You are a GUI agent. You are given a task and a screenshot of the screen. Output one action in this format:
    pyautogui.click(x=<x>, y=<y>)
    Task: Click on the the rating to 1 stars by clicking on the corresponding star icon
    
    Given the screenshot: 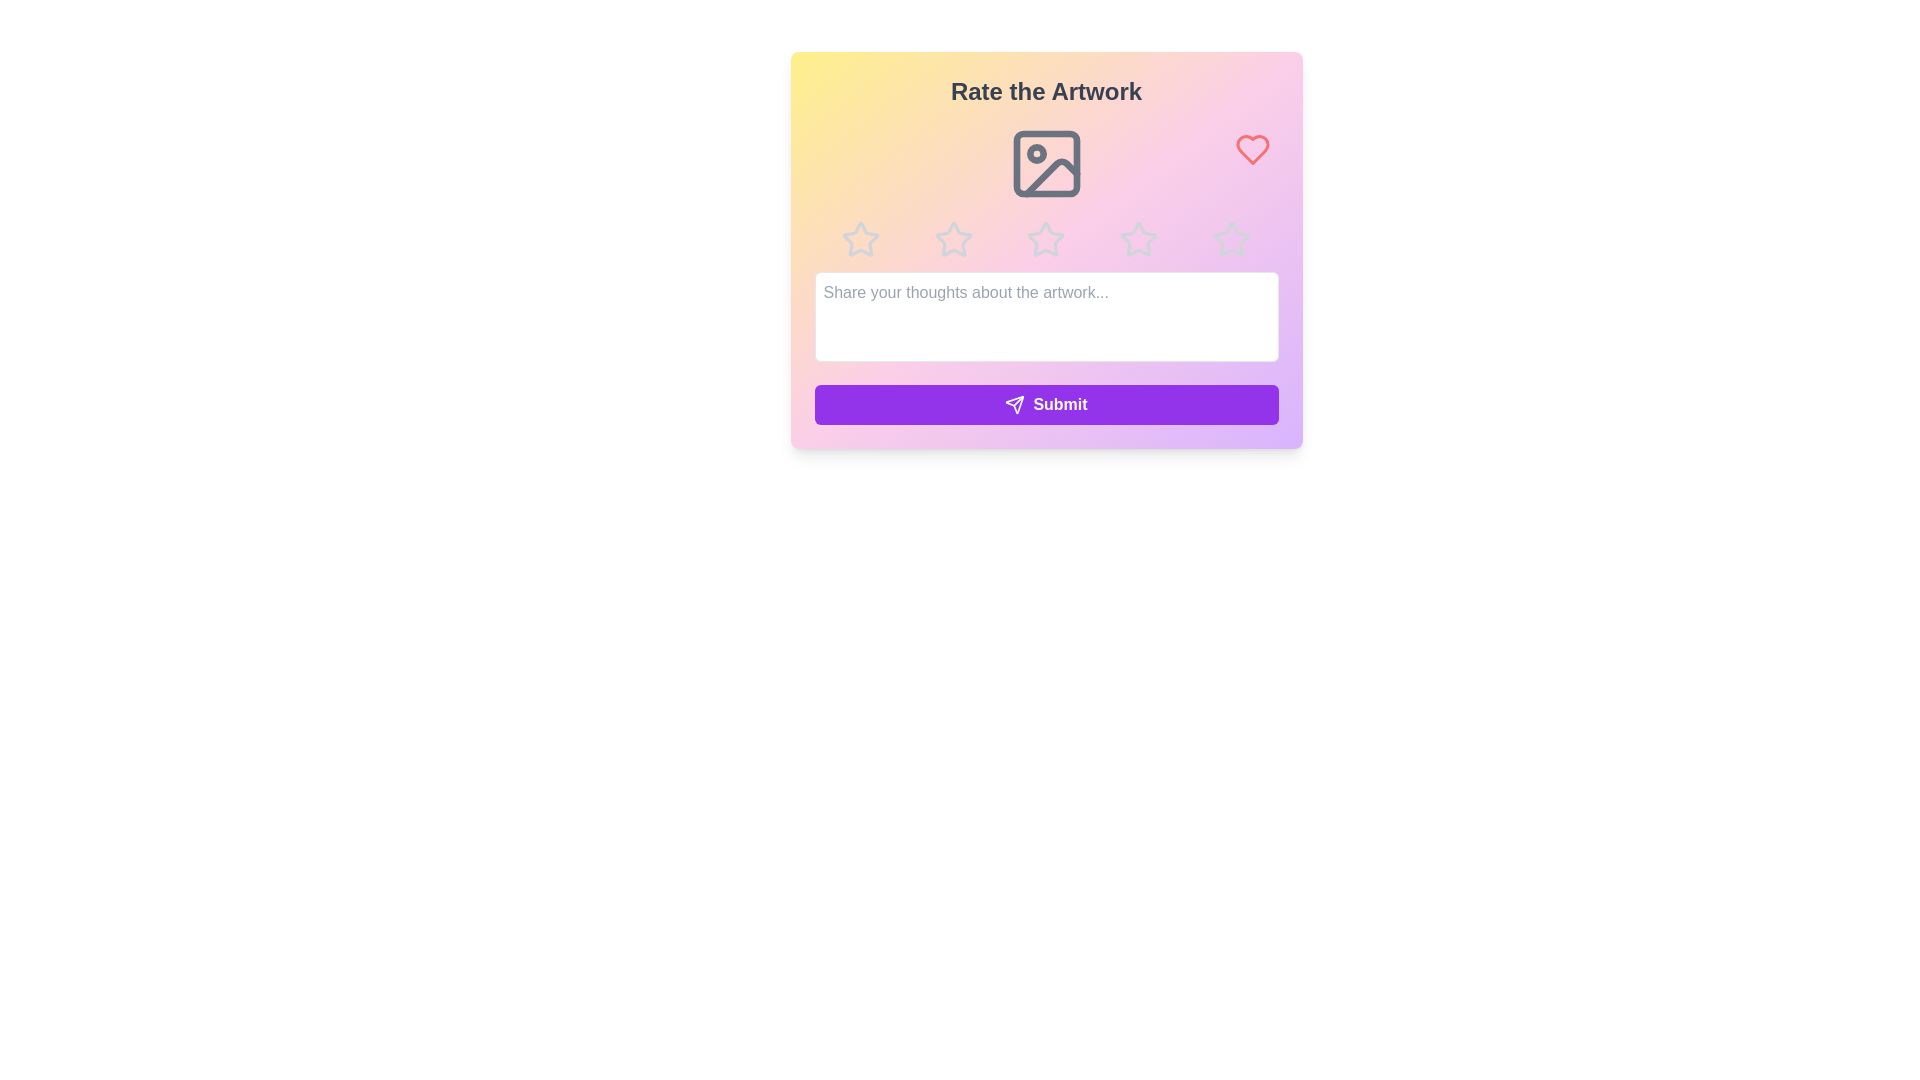 What is the action you would take?
    pyautogui.click(x=860, y=238)
    